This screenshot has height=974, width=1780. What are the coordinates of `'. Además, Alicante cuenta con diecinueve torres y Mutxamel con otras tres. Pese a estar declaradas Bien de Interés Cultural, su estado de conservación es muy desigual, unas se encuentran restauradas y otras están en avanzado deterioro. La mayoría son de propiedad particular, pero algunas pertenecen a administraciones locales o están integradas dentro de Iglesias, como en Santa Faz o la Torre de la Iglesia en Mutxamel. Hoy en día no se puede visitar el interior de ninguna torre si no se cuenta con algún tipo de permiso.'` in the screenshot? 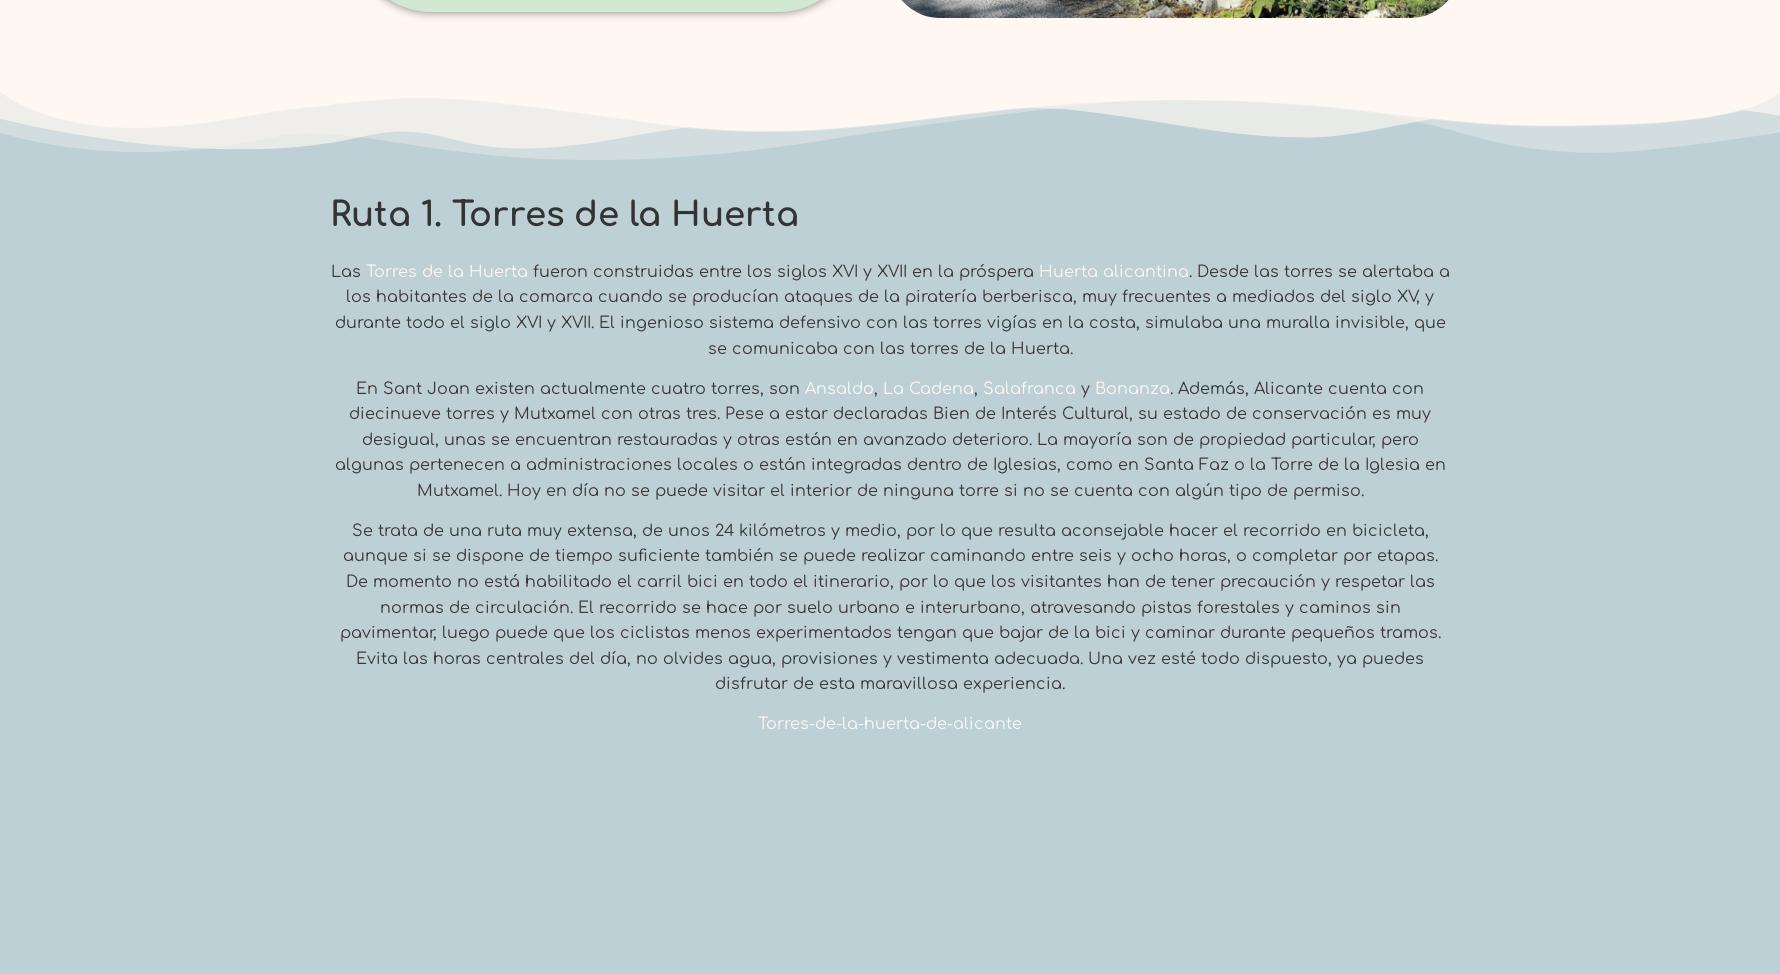 It's located at (888, 437).